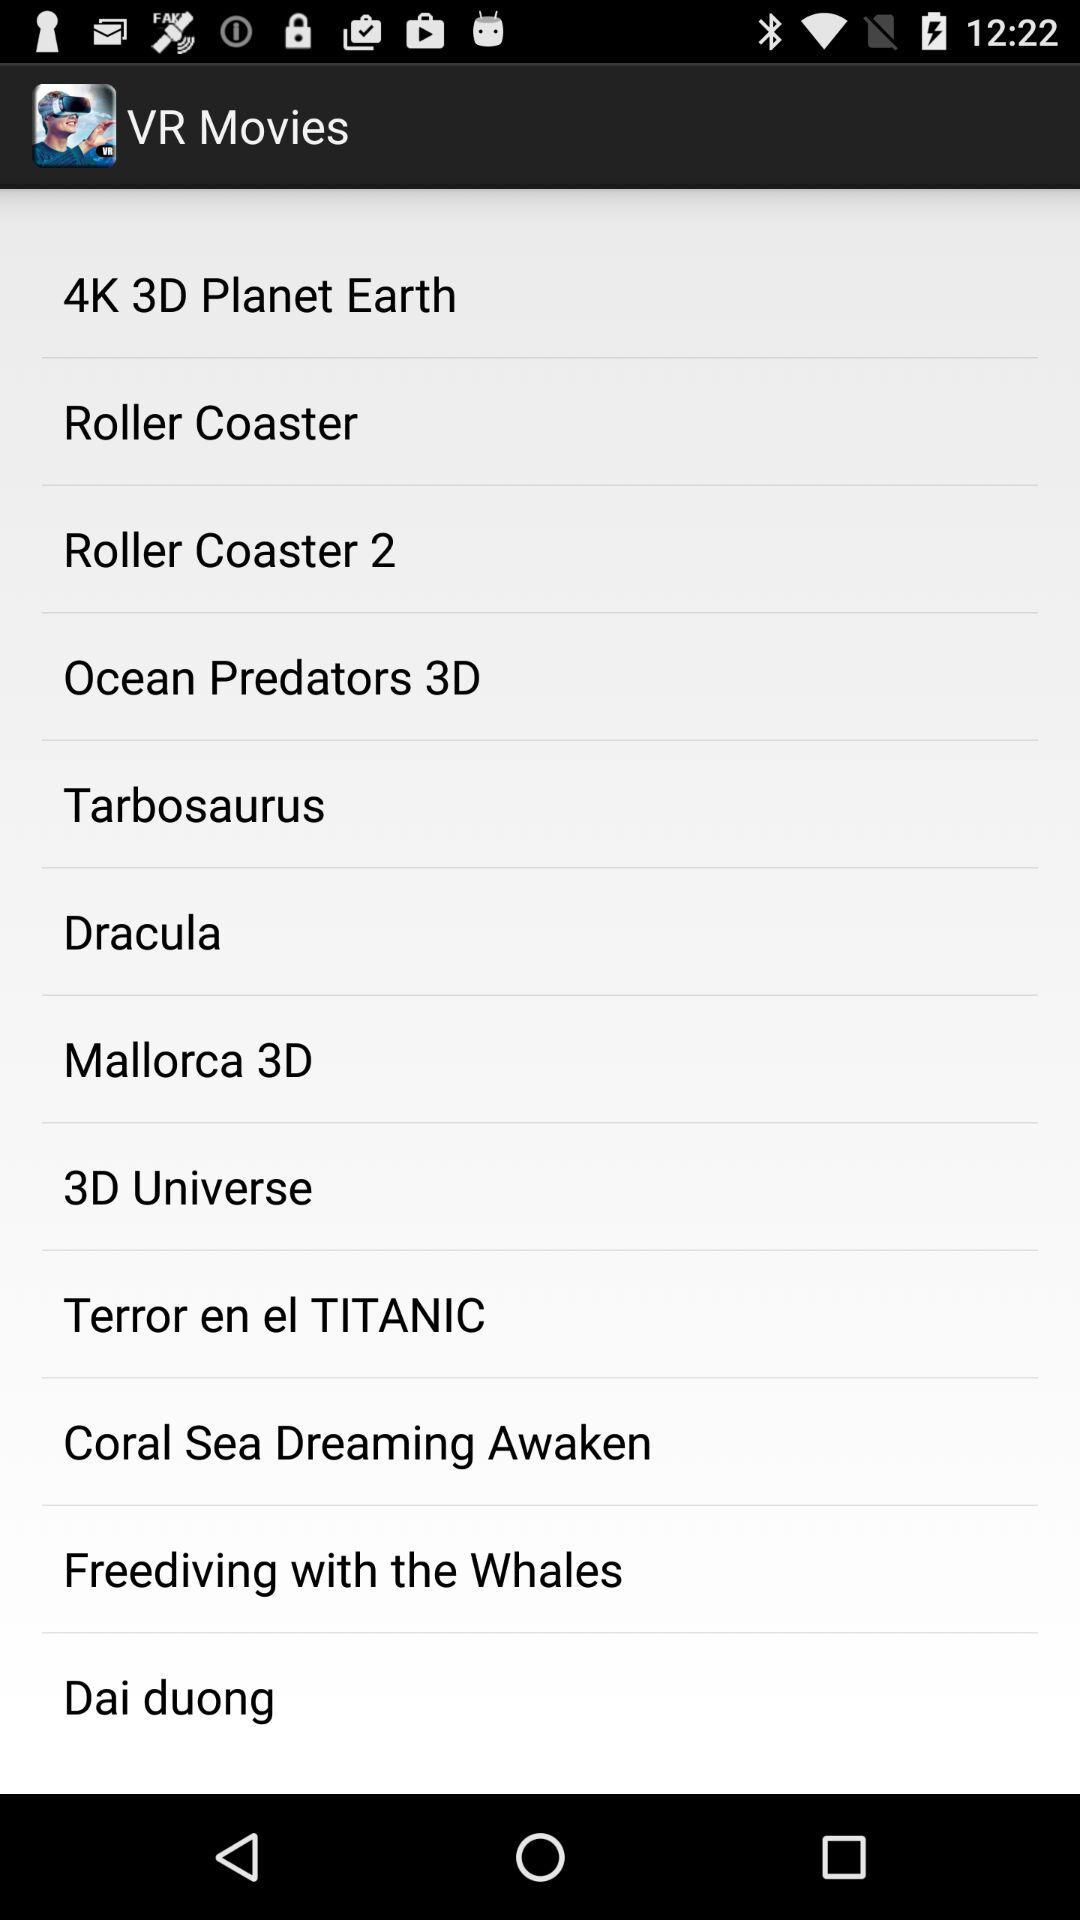  I want to click on the icon below coral sea dreaming item, so click(540, 1568).